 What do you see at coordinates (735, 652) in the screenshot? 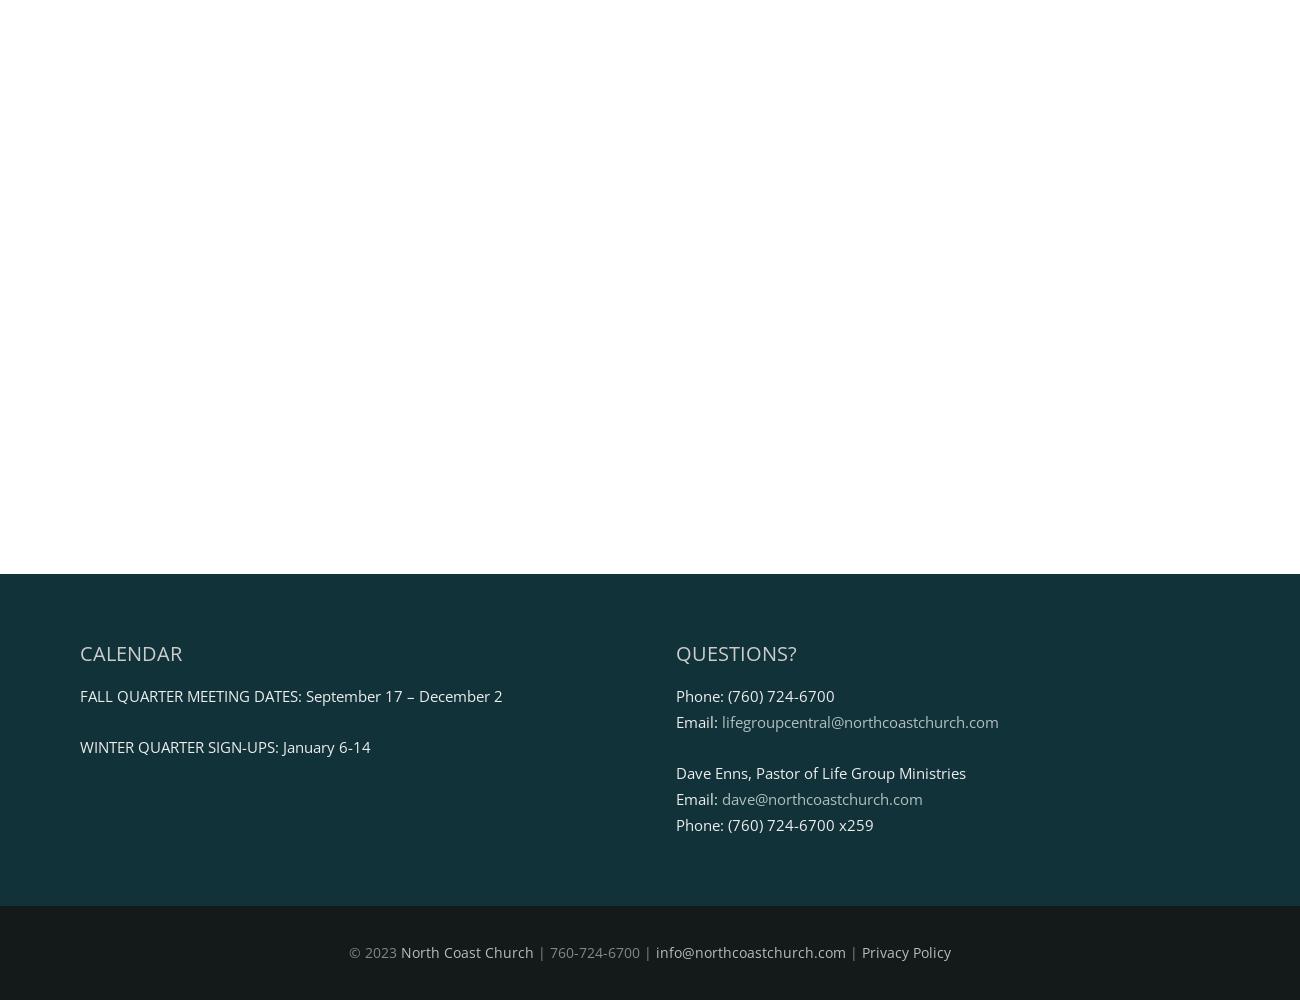
I see `'QUESTIONS?'` at bounding box center [735, 652].